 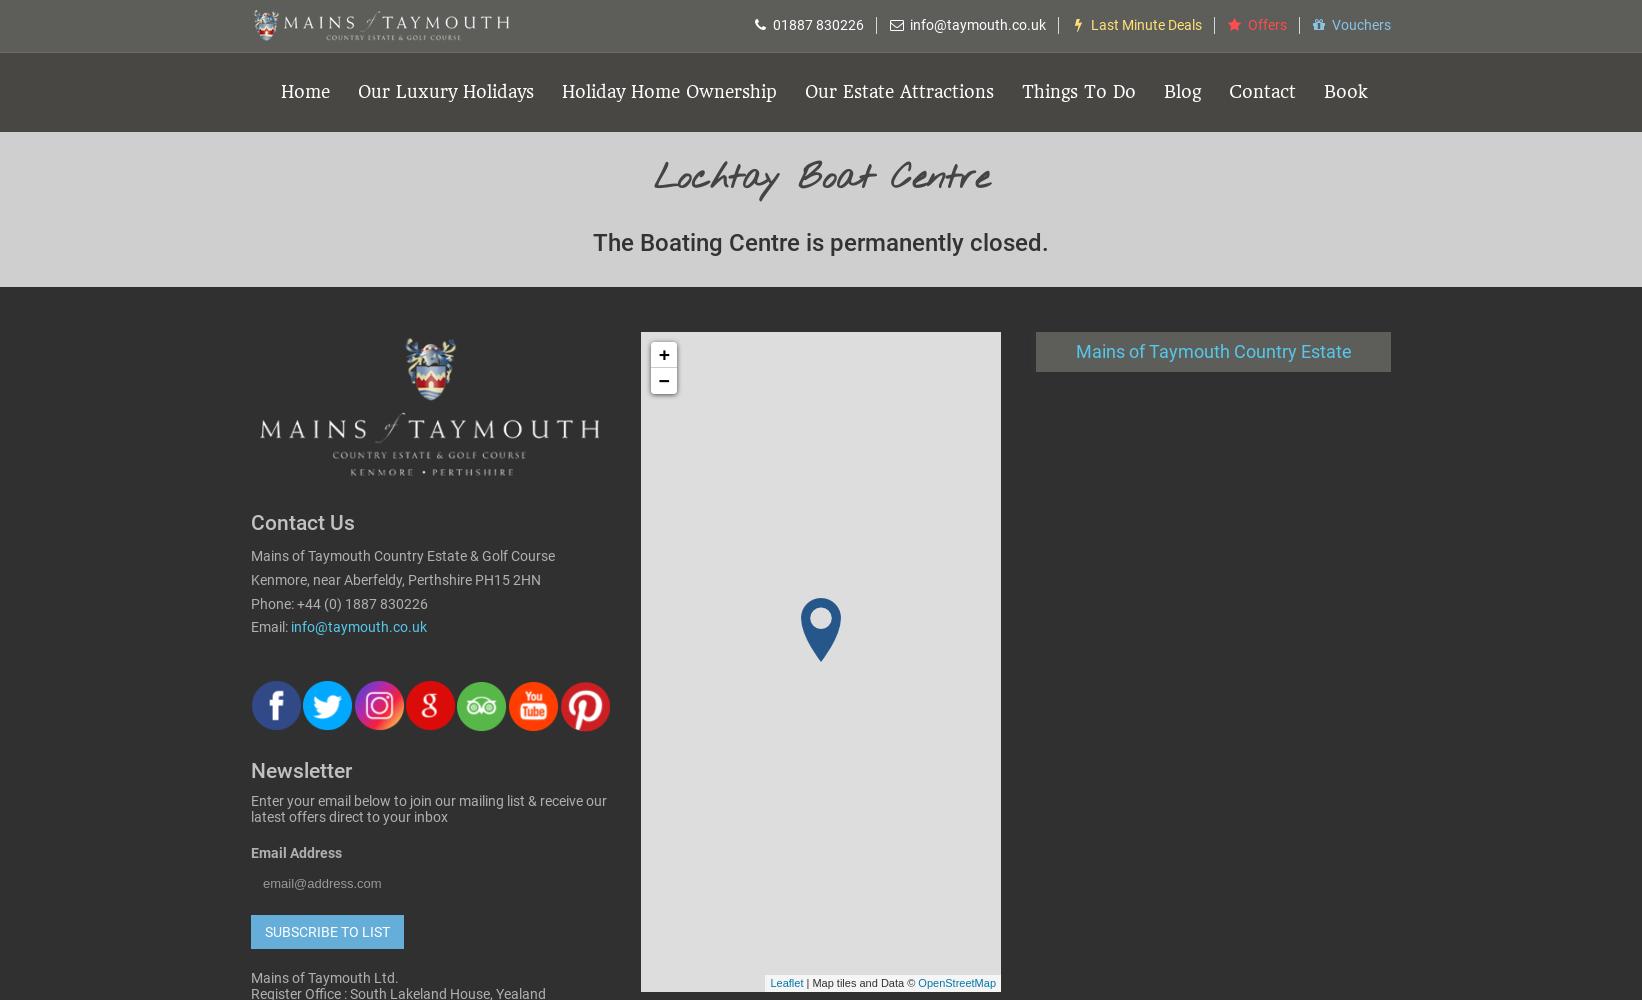 What do you see at coordinates (250, 852) in the screenshot?
I see `'Email Address'` at bounding box center [250, 852].